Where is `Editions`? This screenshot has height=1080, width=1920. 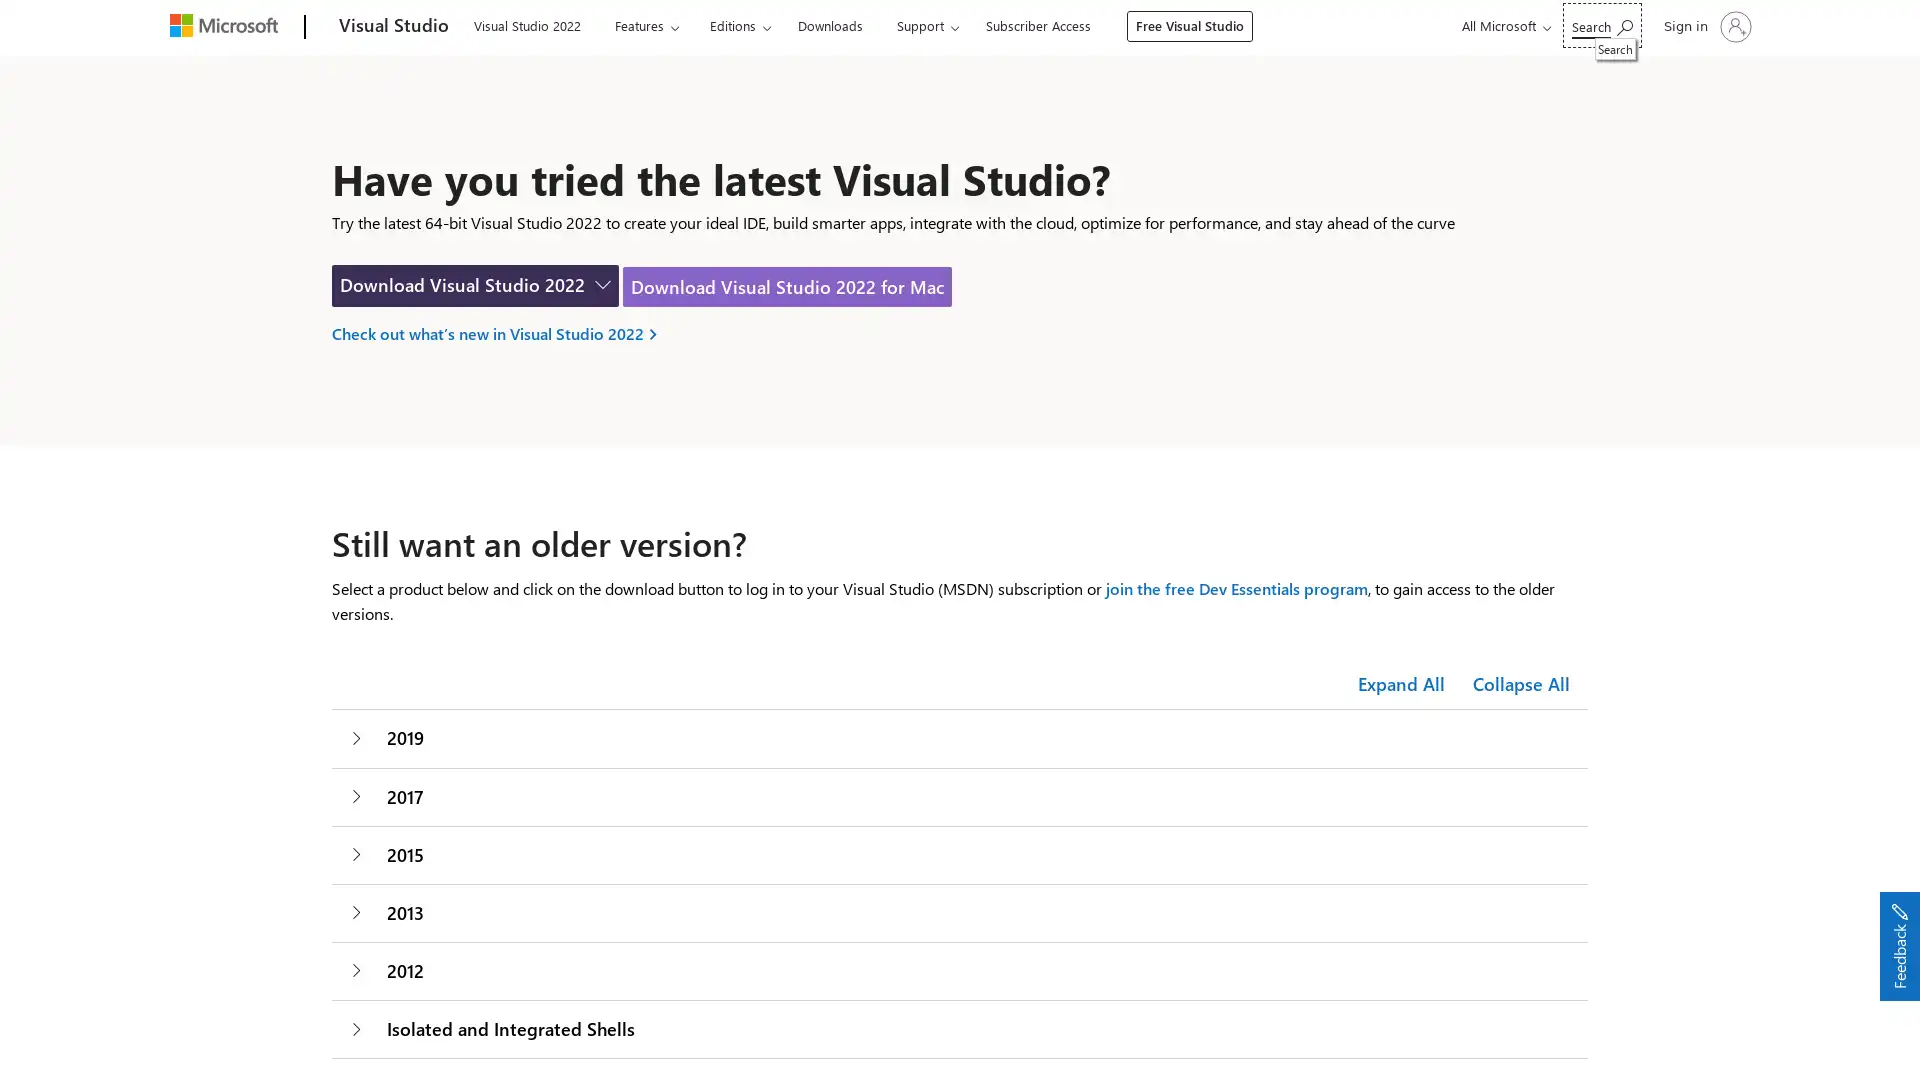
Editions is located at coordinates (738, 26).